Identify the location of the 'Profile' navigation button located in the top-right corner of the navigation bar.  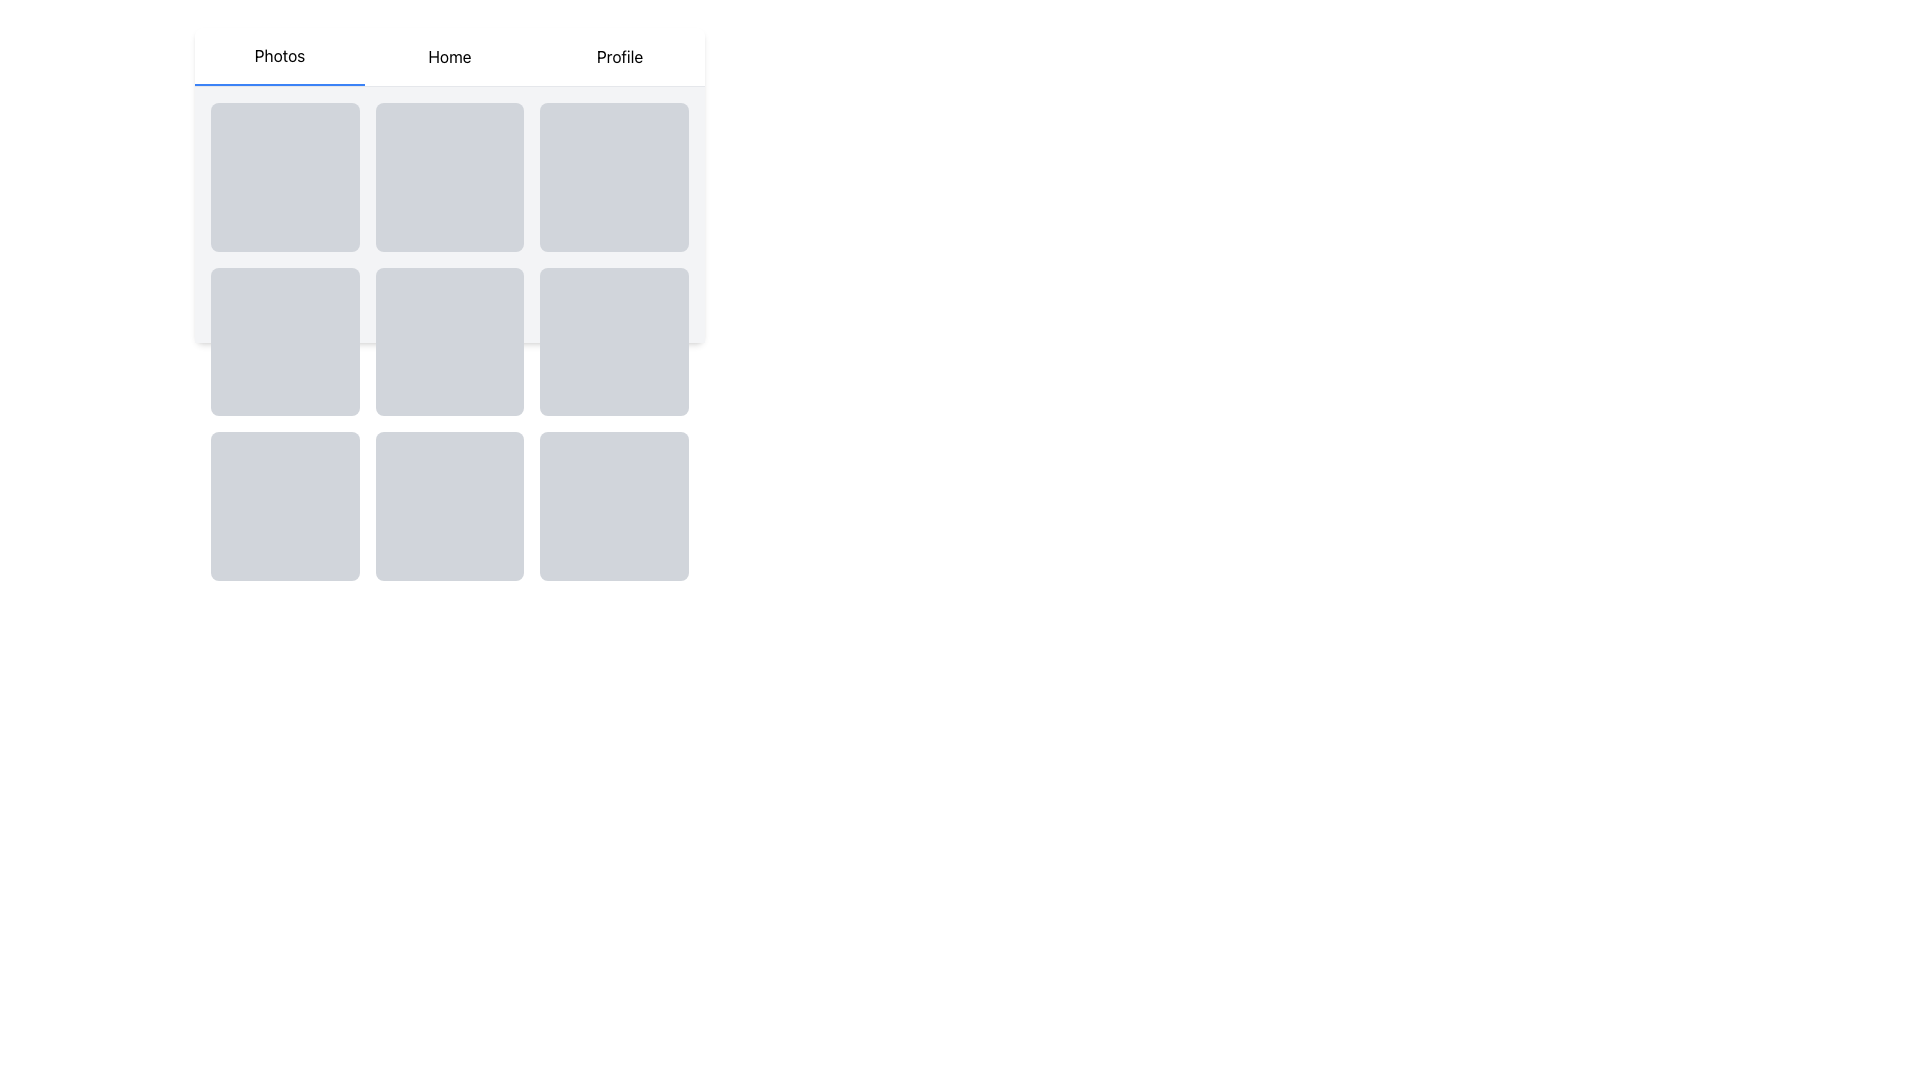
(618, 56).